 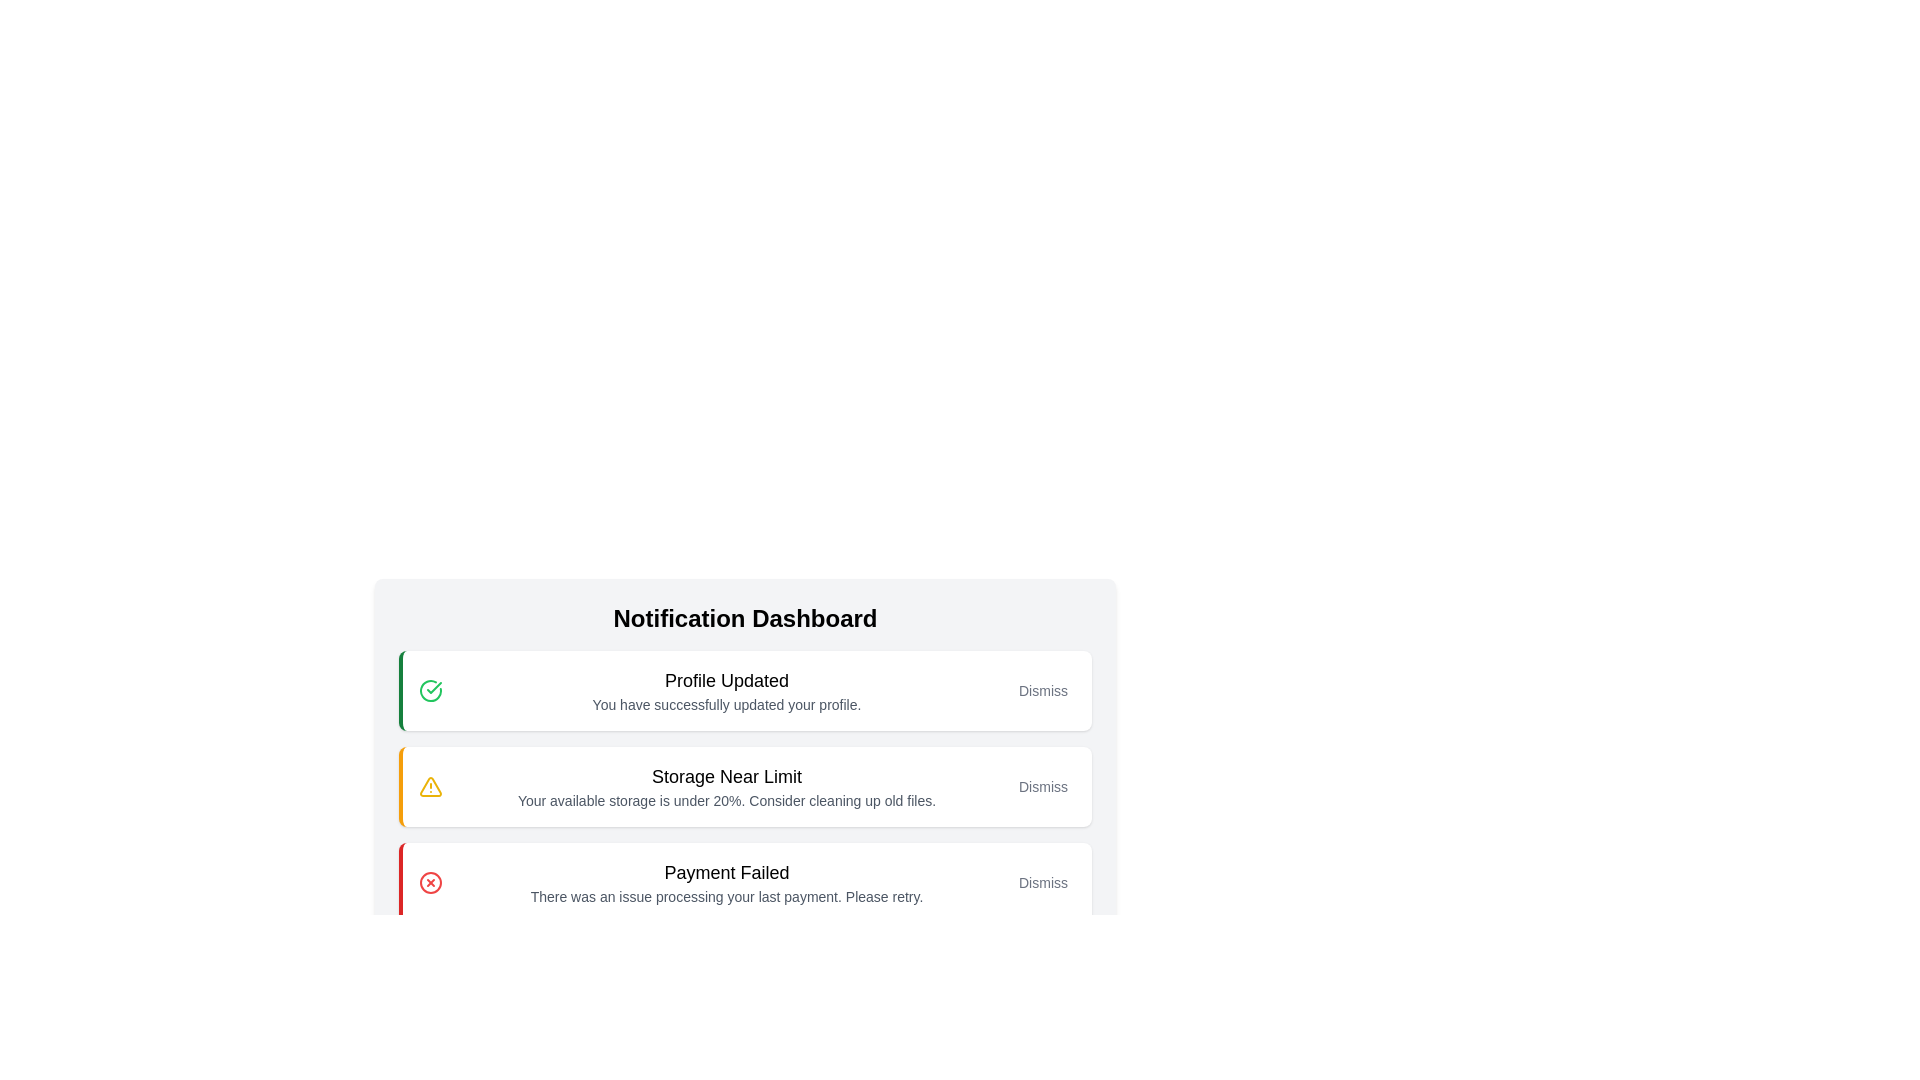 I want to click on warning message from the Notification Card that indicates the user's storage is nearing capacity, located as the second card in the notification list, so click(x=725, y=785).